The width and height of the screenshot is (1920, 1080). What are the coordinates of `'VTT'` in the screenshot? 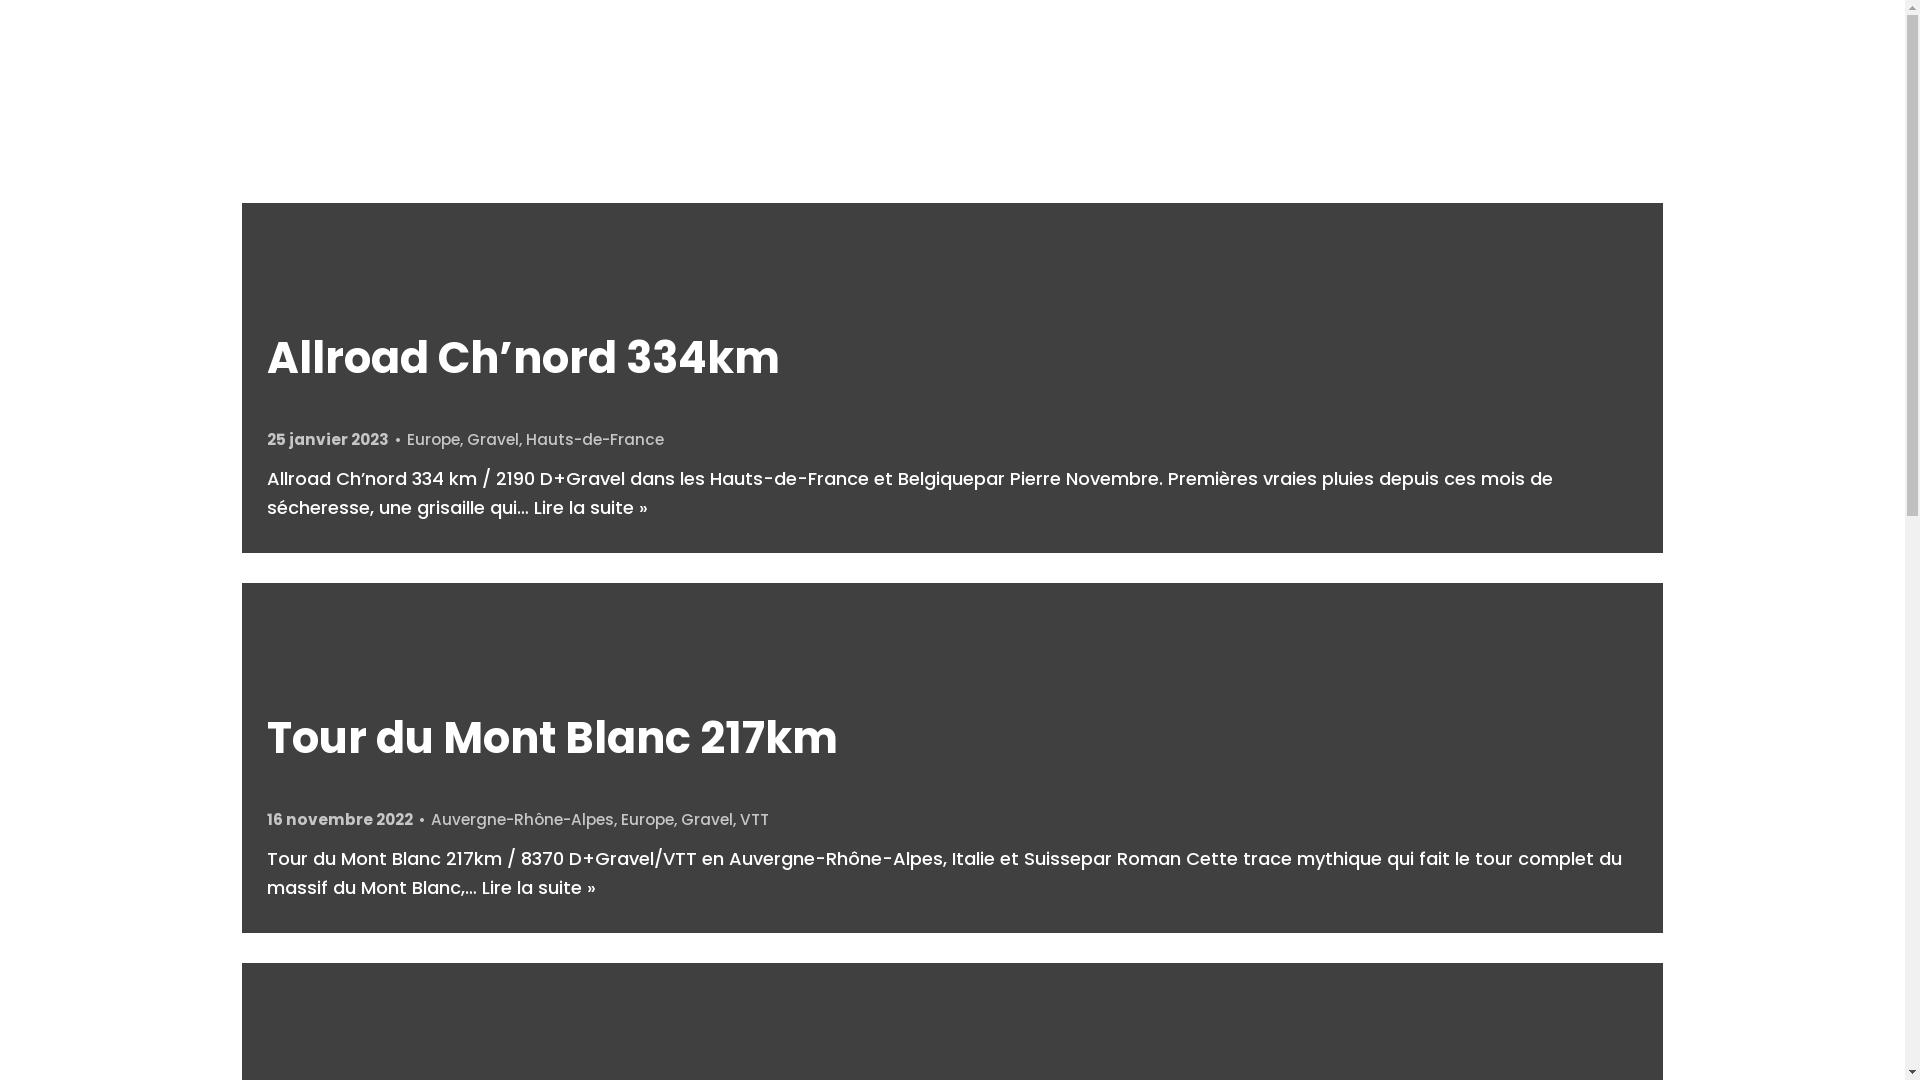 It's located at (753, 819).